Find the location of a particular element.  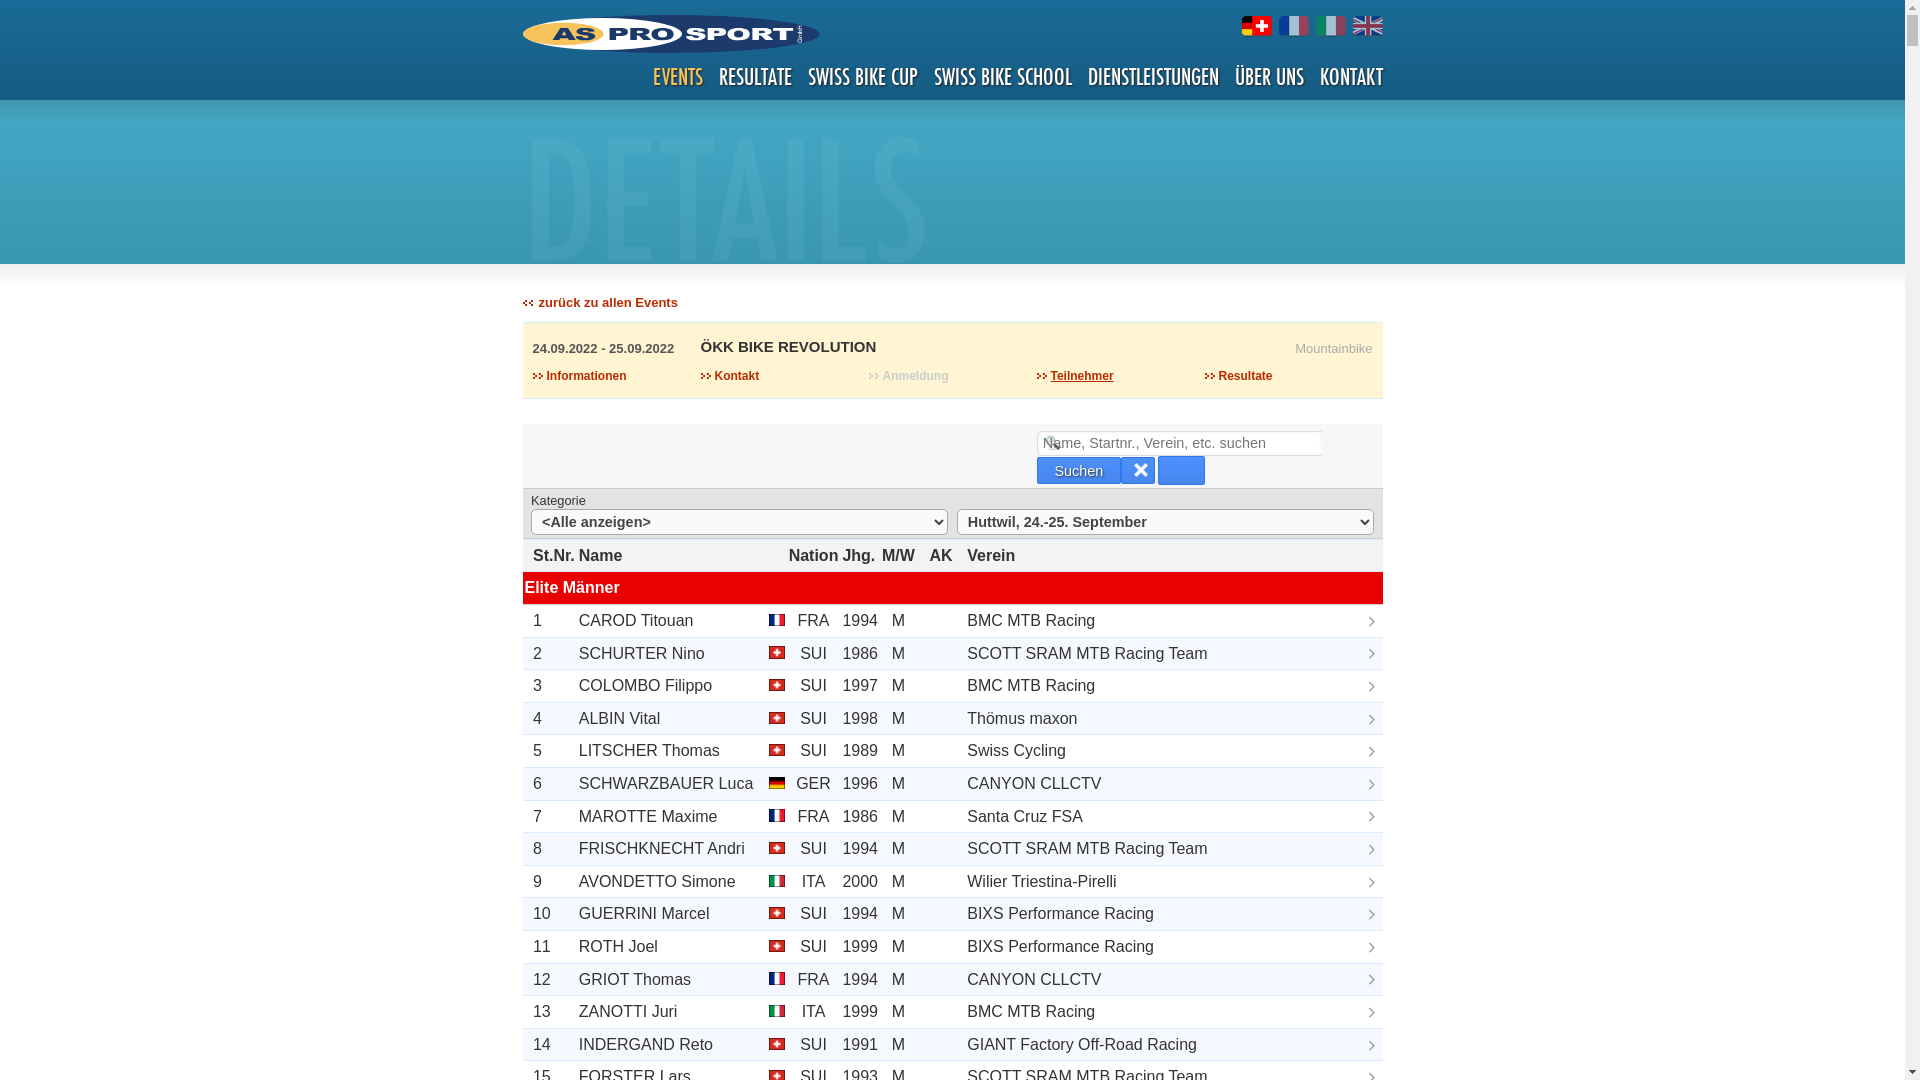

'Suchen' is located at coordinates (1078, 470).